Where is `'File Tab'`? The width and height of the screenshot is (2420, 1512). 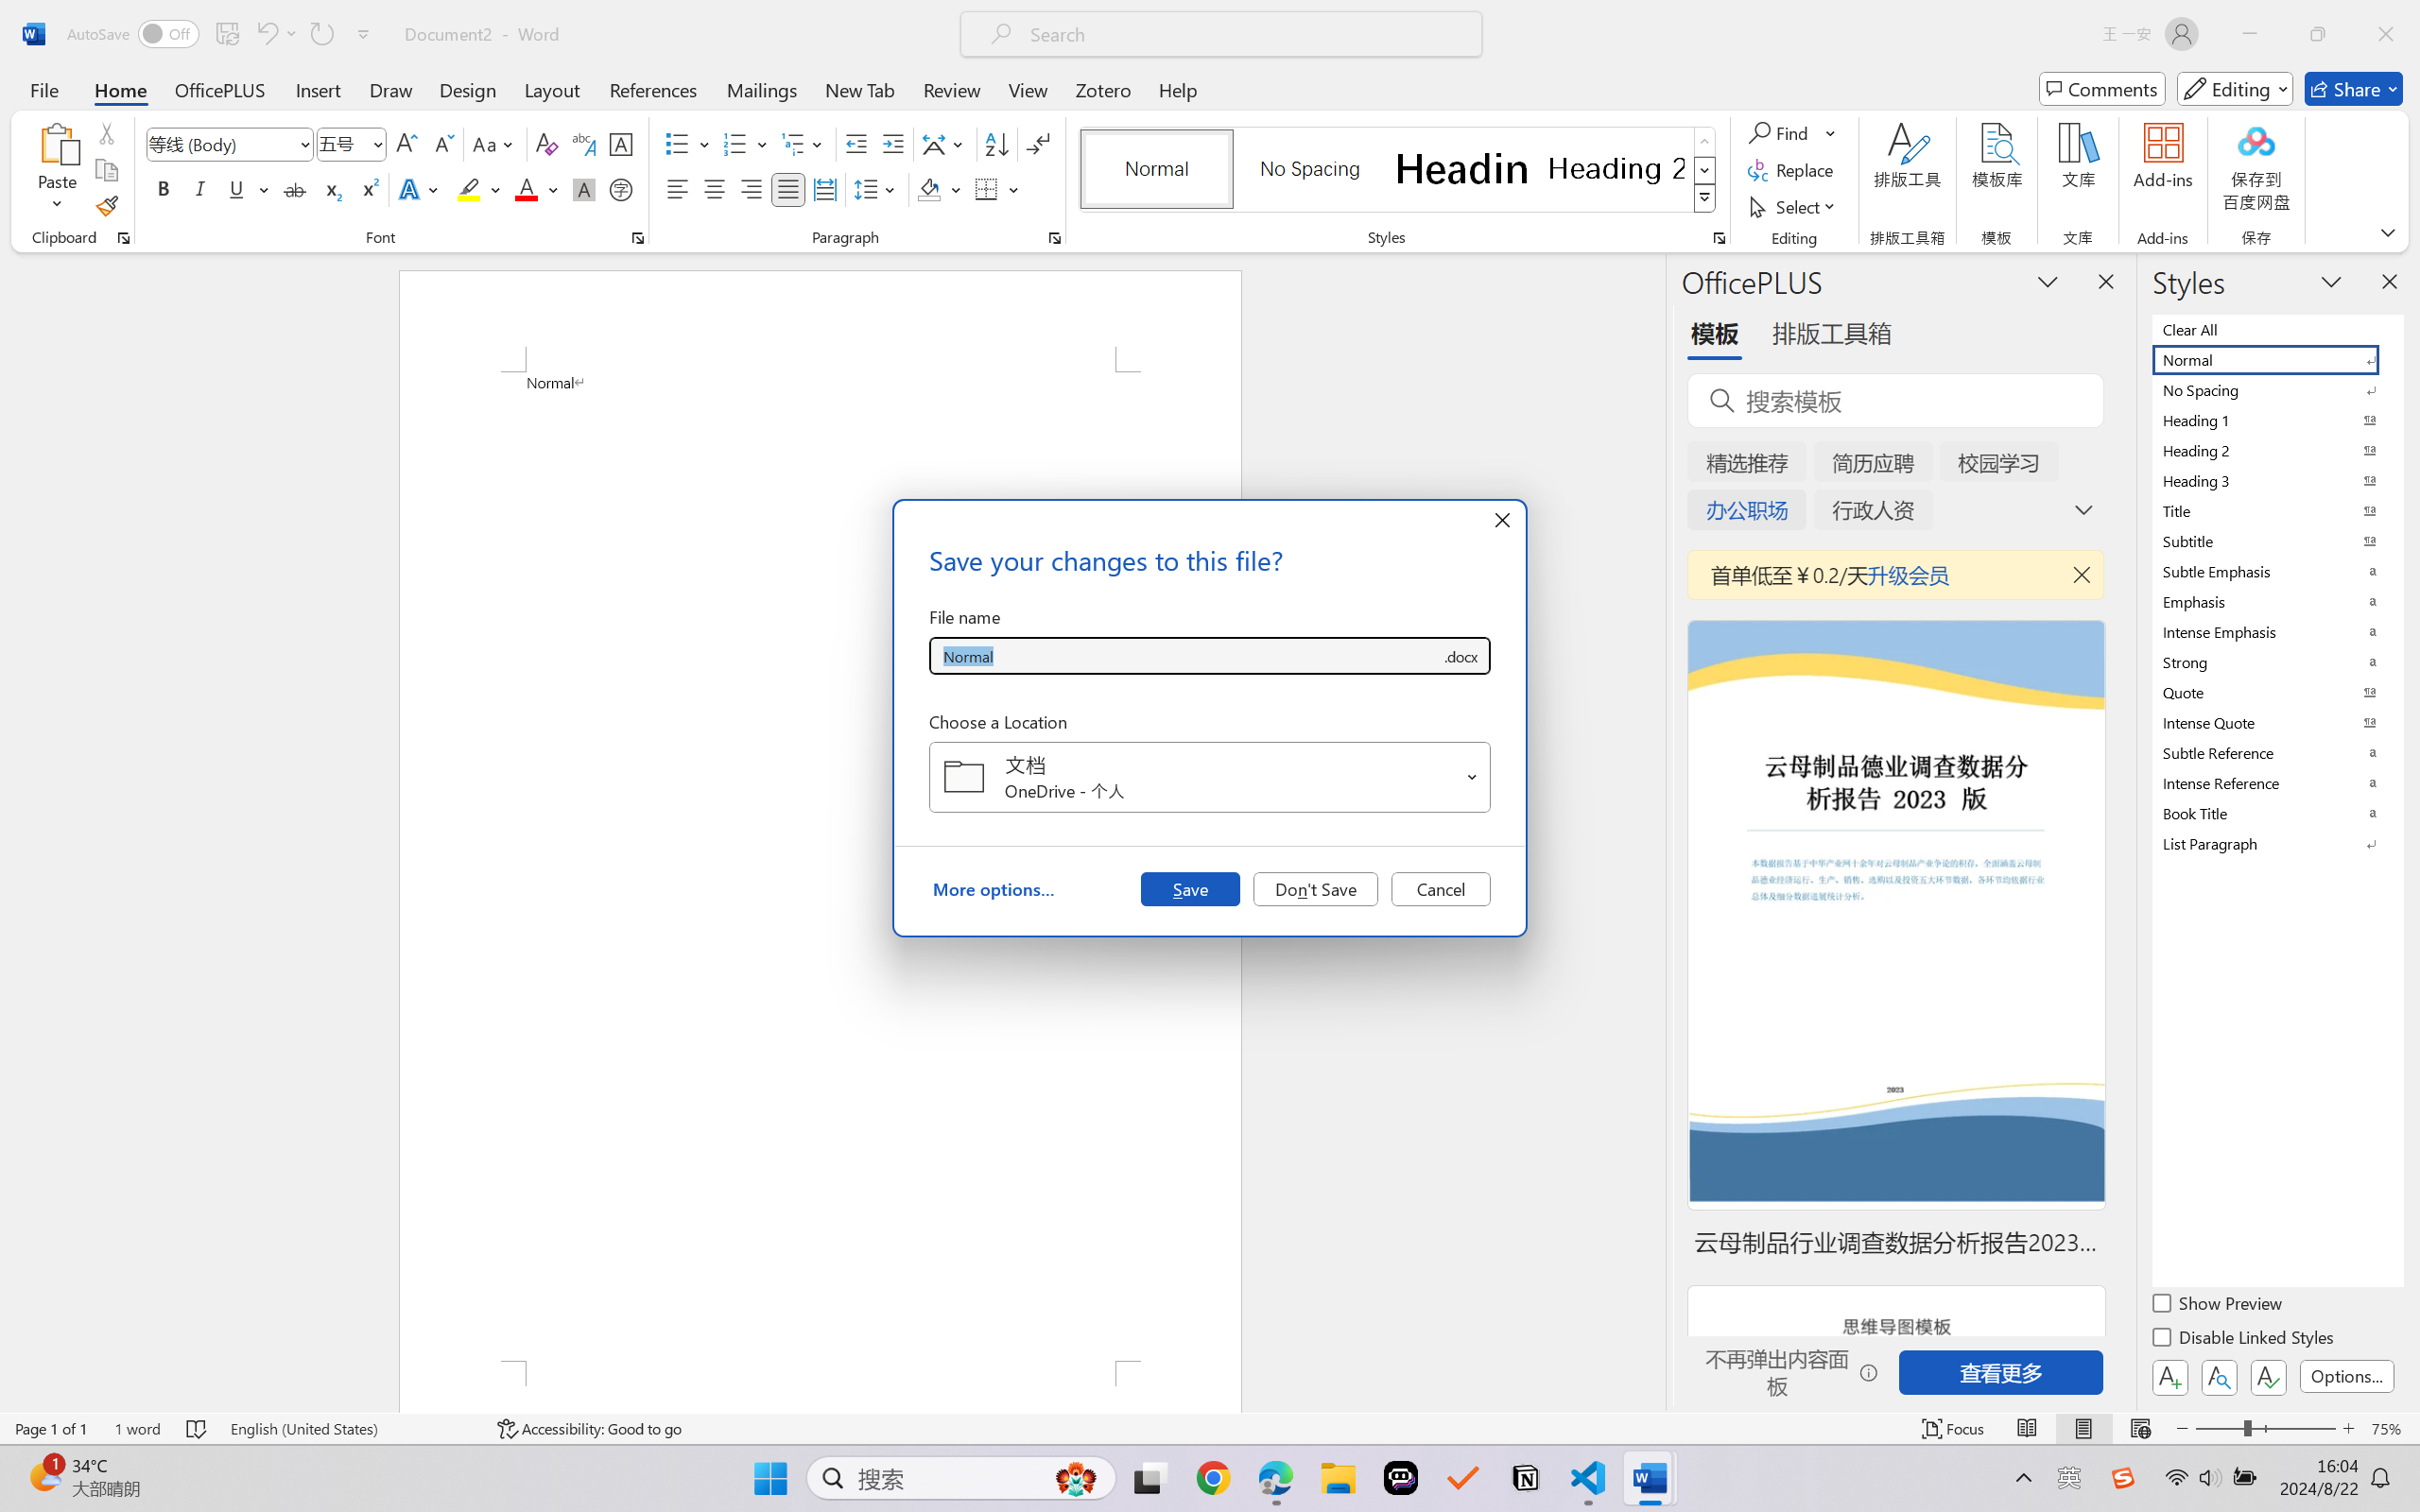 'File Tab' is located at coordinates (43, 88).